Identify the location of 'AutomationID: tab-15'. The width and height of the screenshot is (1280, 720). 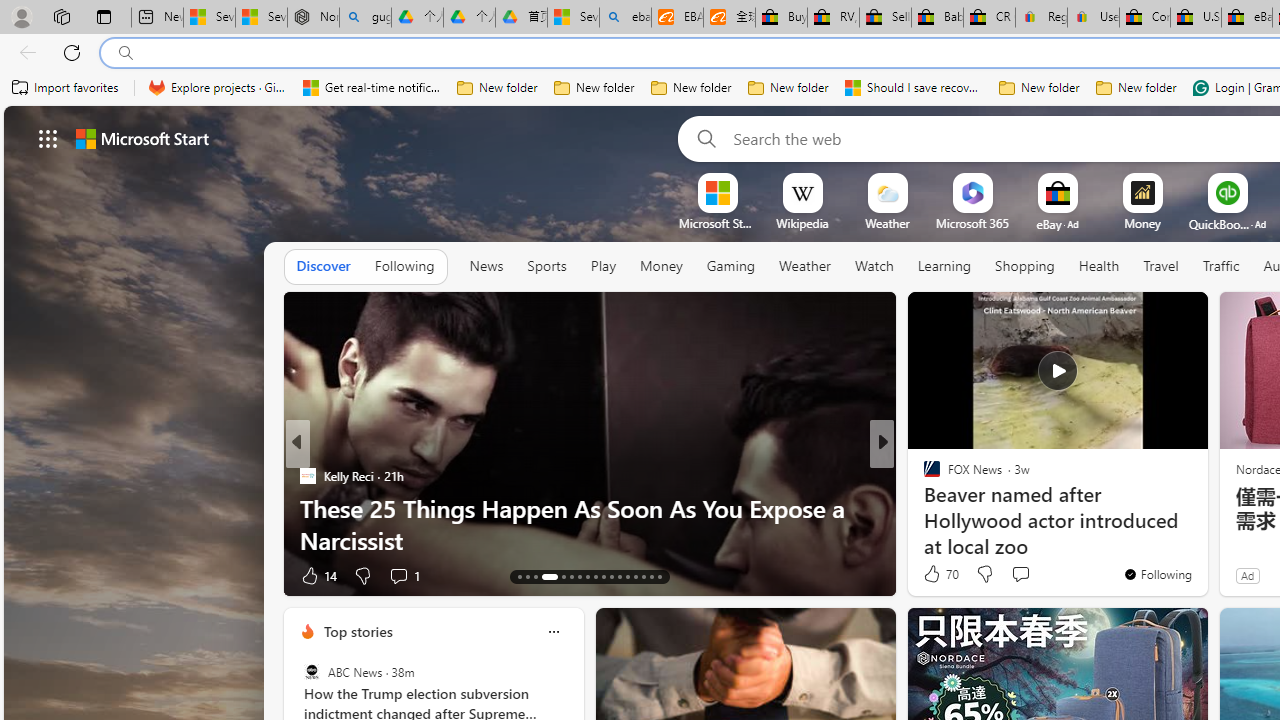
(535, 577).